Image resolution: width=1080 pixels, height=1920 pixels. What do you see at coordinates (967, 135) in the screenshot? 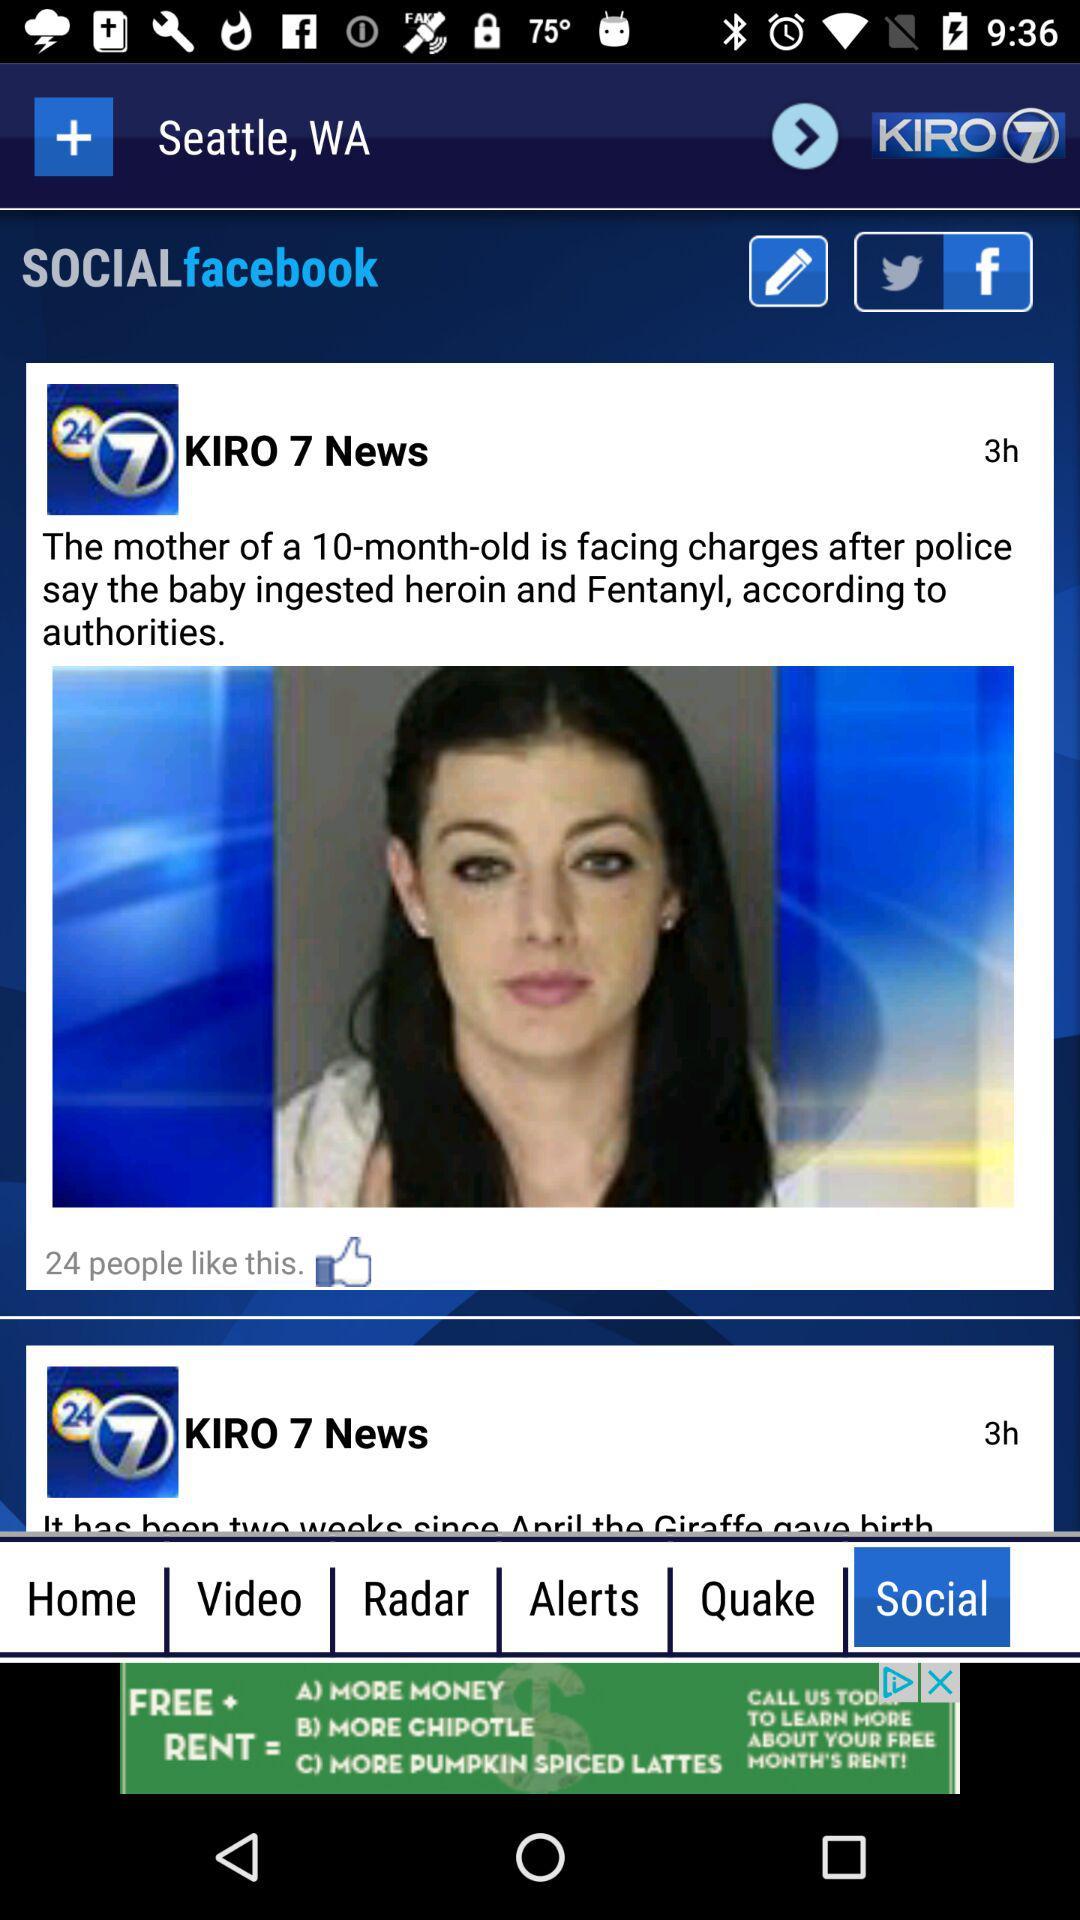
I see `home page option` at bounding box center [967, 135].